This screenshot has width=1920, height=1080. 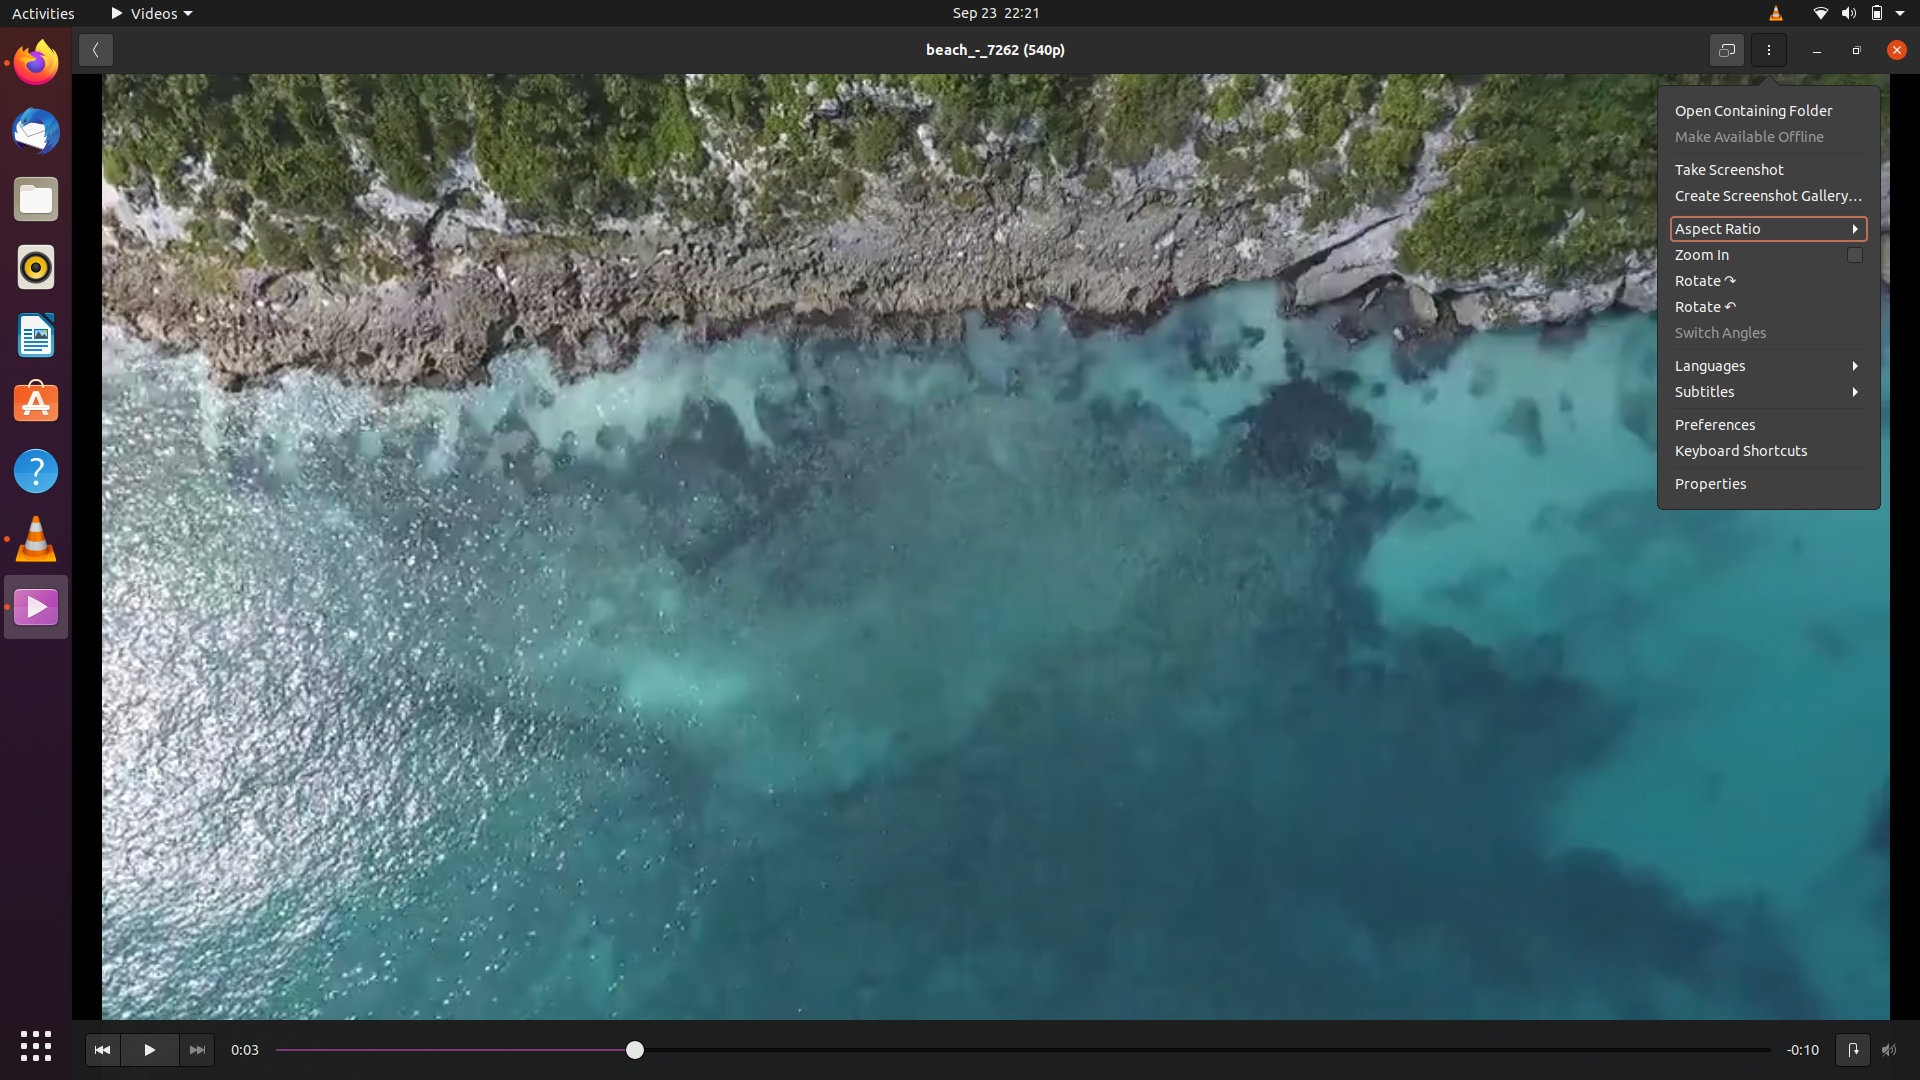 What do you see at coordinates (92, 48) in the screenshot?
I see `Traverse to the prior page in video configurations` at bounding box center [92, 48].